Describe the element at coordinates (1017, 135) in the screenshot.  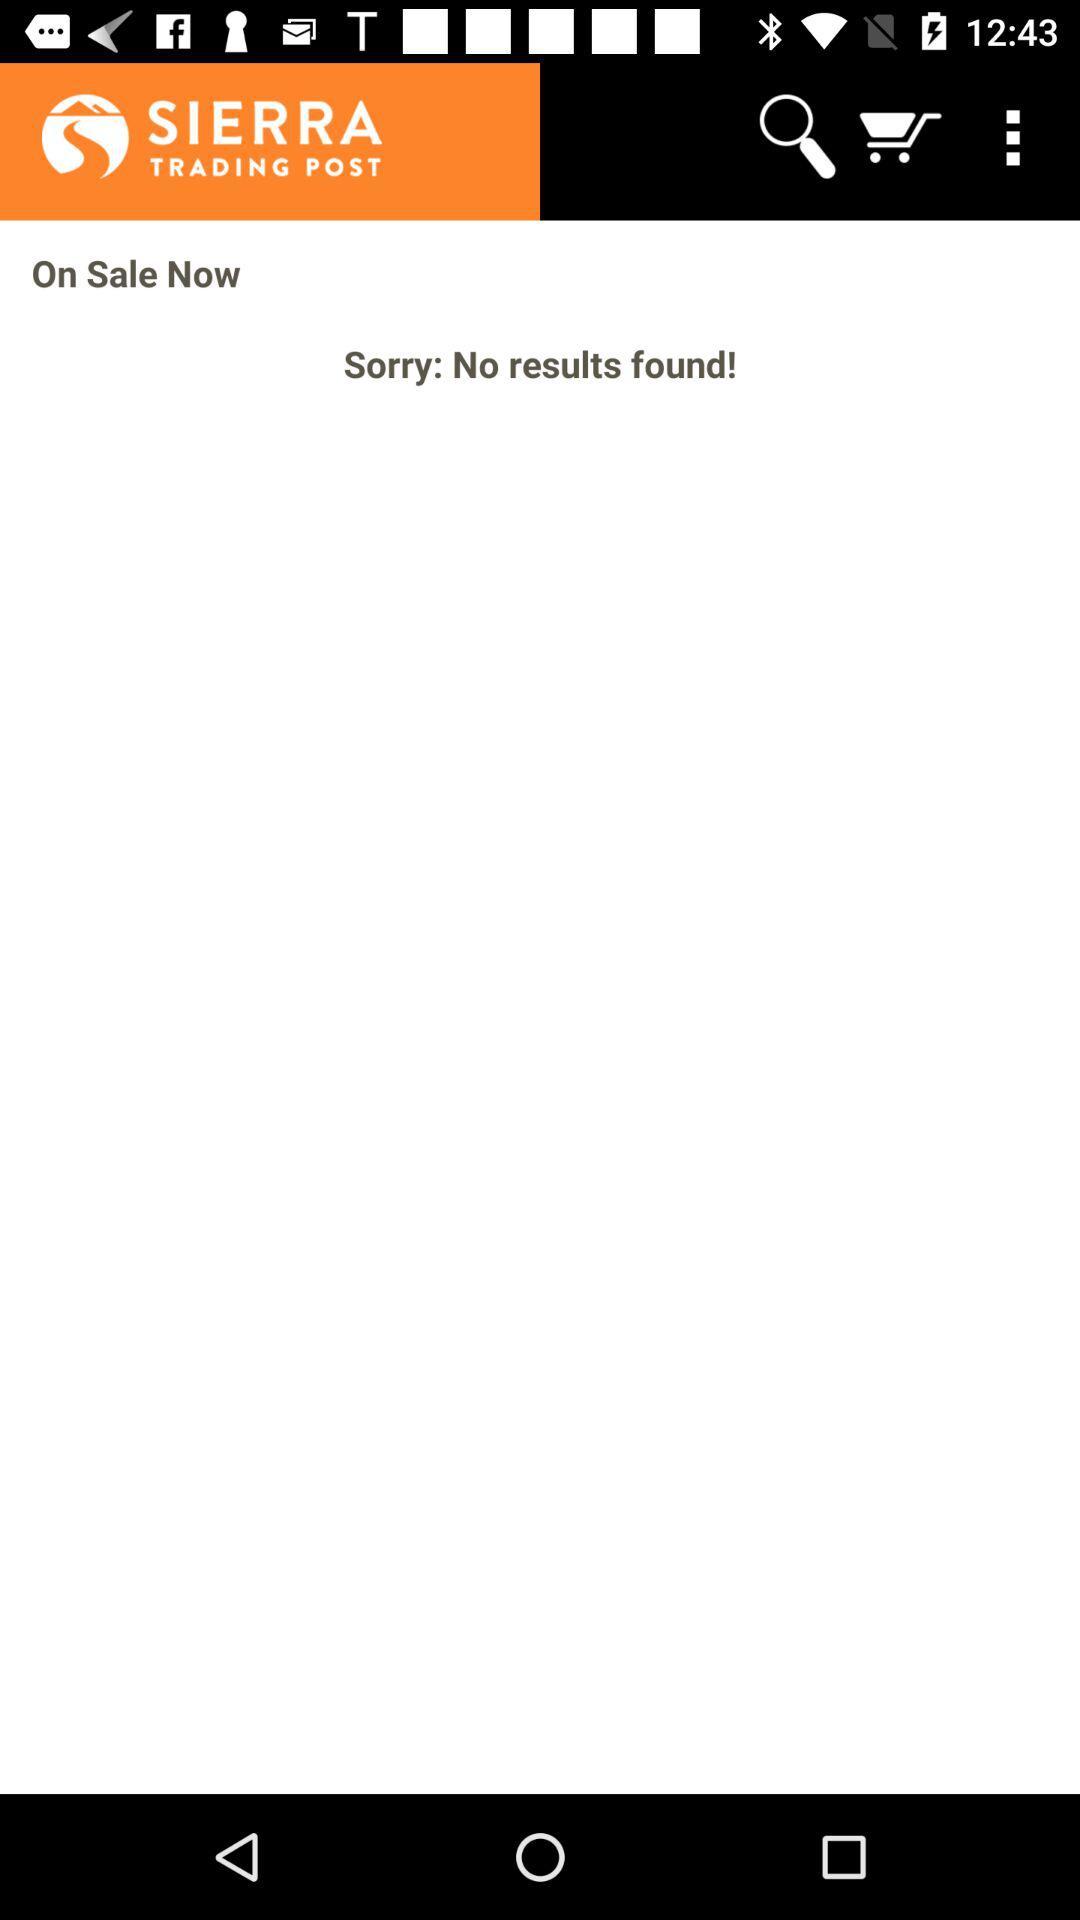
I see `icon above on sale now item` at that location.